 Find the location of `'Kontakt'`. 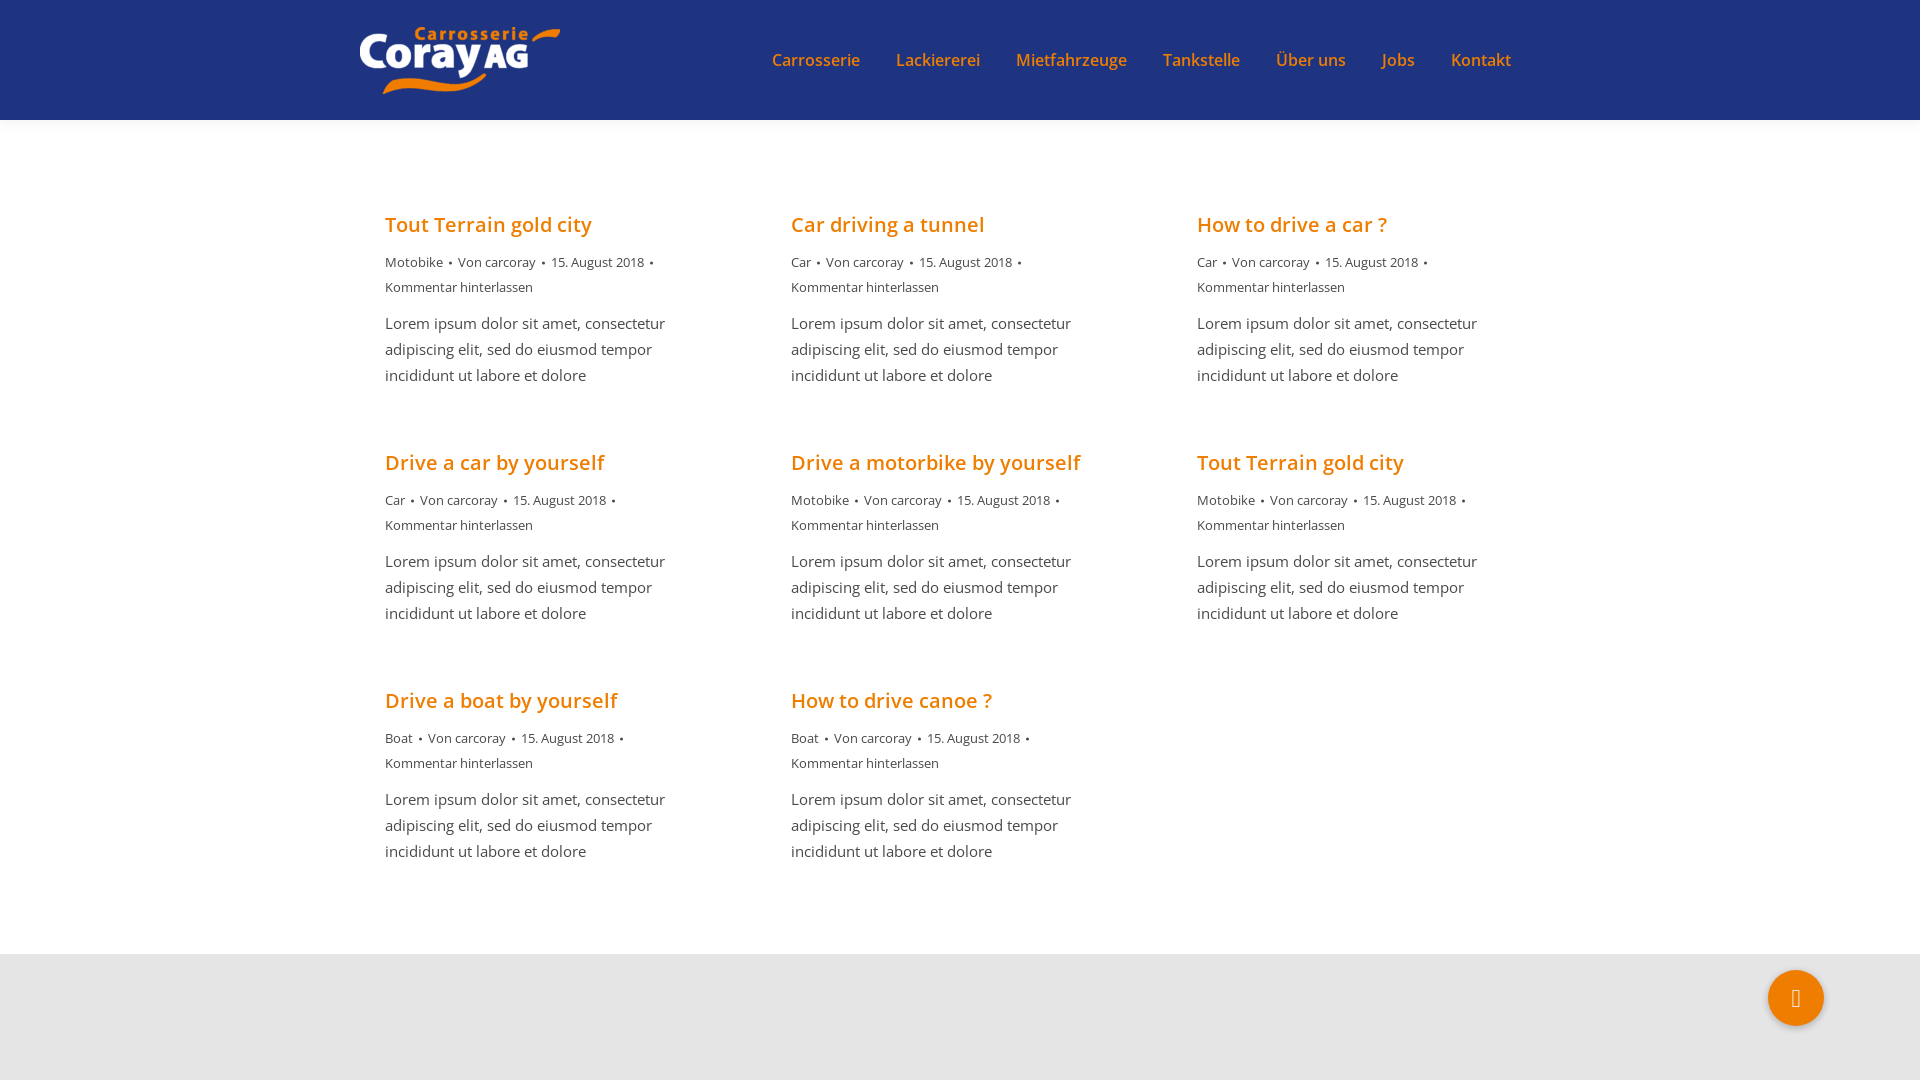

'Kontakt' is located at coordinates (1481, 59).